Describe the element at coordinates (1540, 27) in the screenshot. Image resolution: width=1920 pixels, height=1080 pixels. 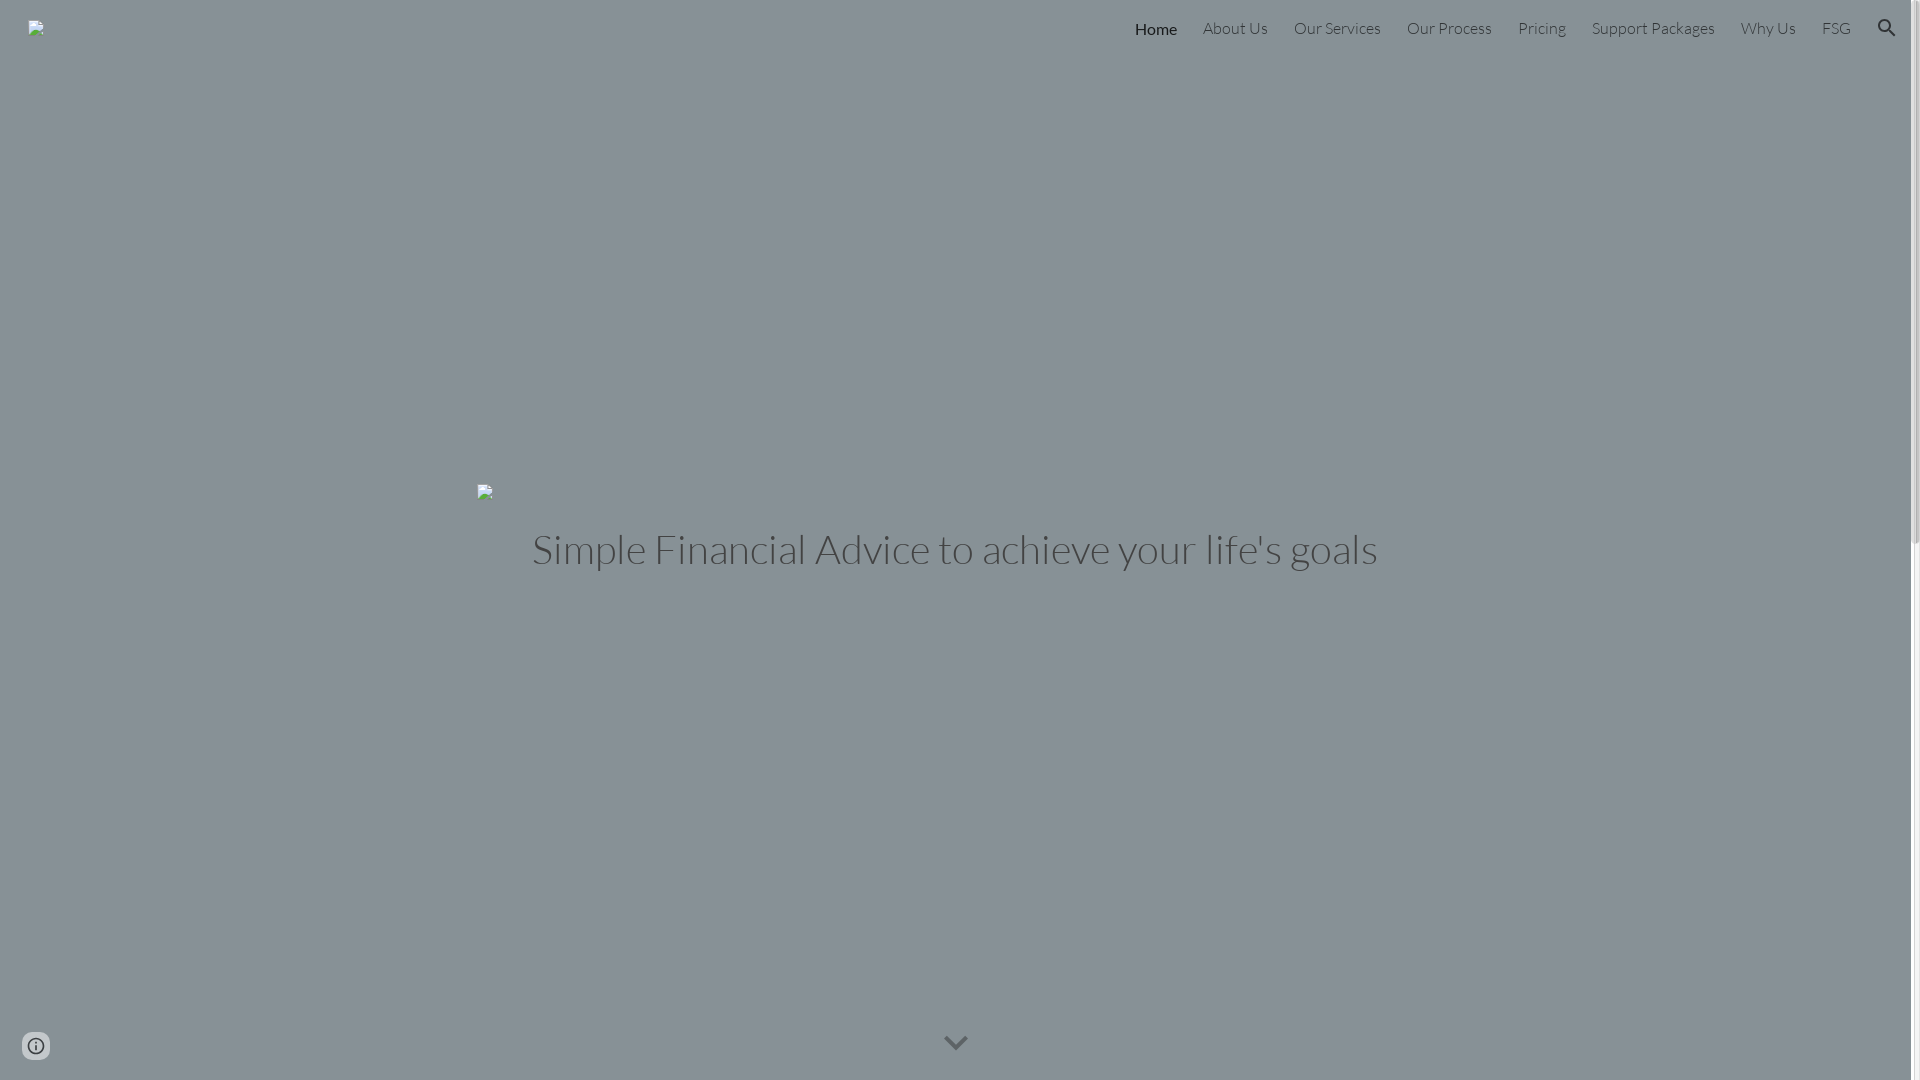
I see `'Pricing'` at that location.